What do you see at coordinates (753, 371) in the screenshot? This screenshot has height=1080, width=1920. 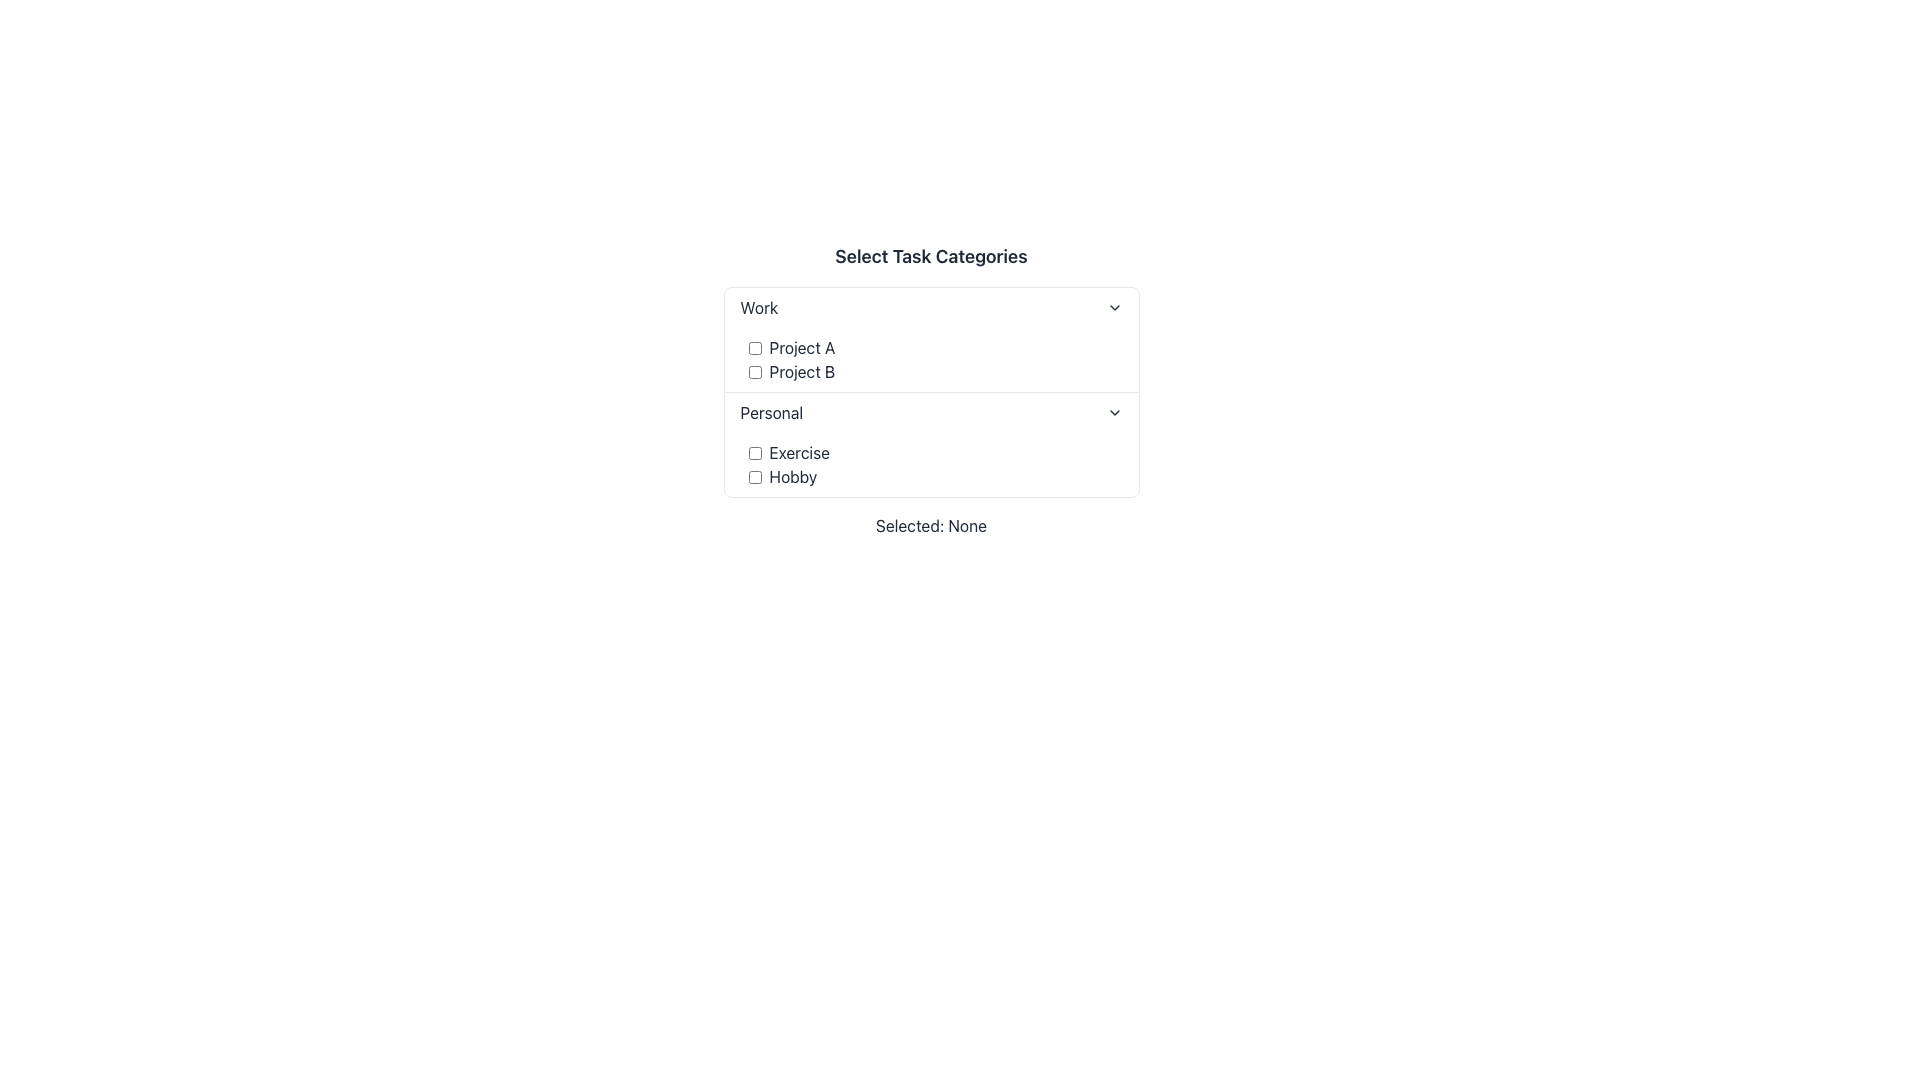 I see `the checkbox located to the left of the 'Project B' text in the 'Work' category` at bounding box center [753, 371].